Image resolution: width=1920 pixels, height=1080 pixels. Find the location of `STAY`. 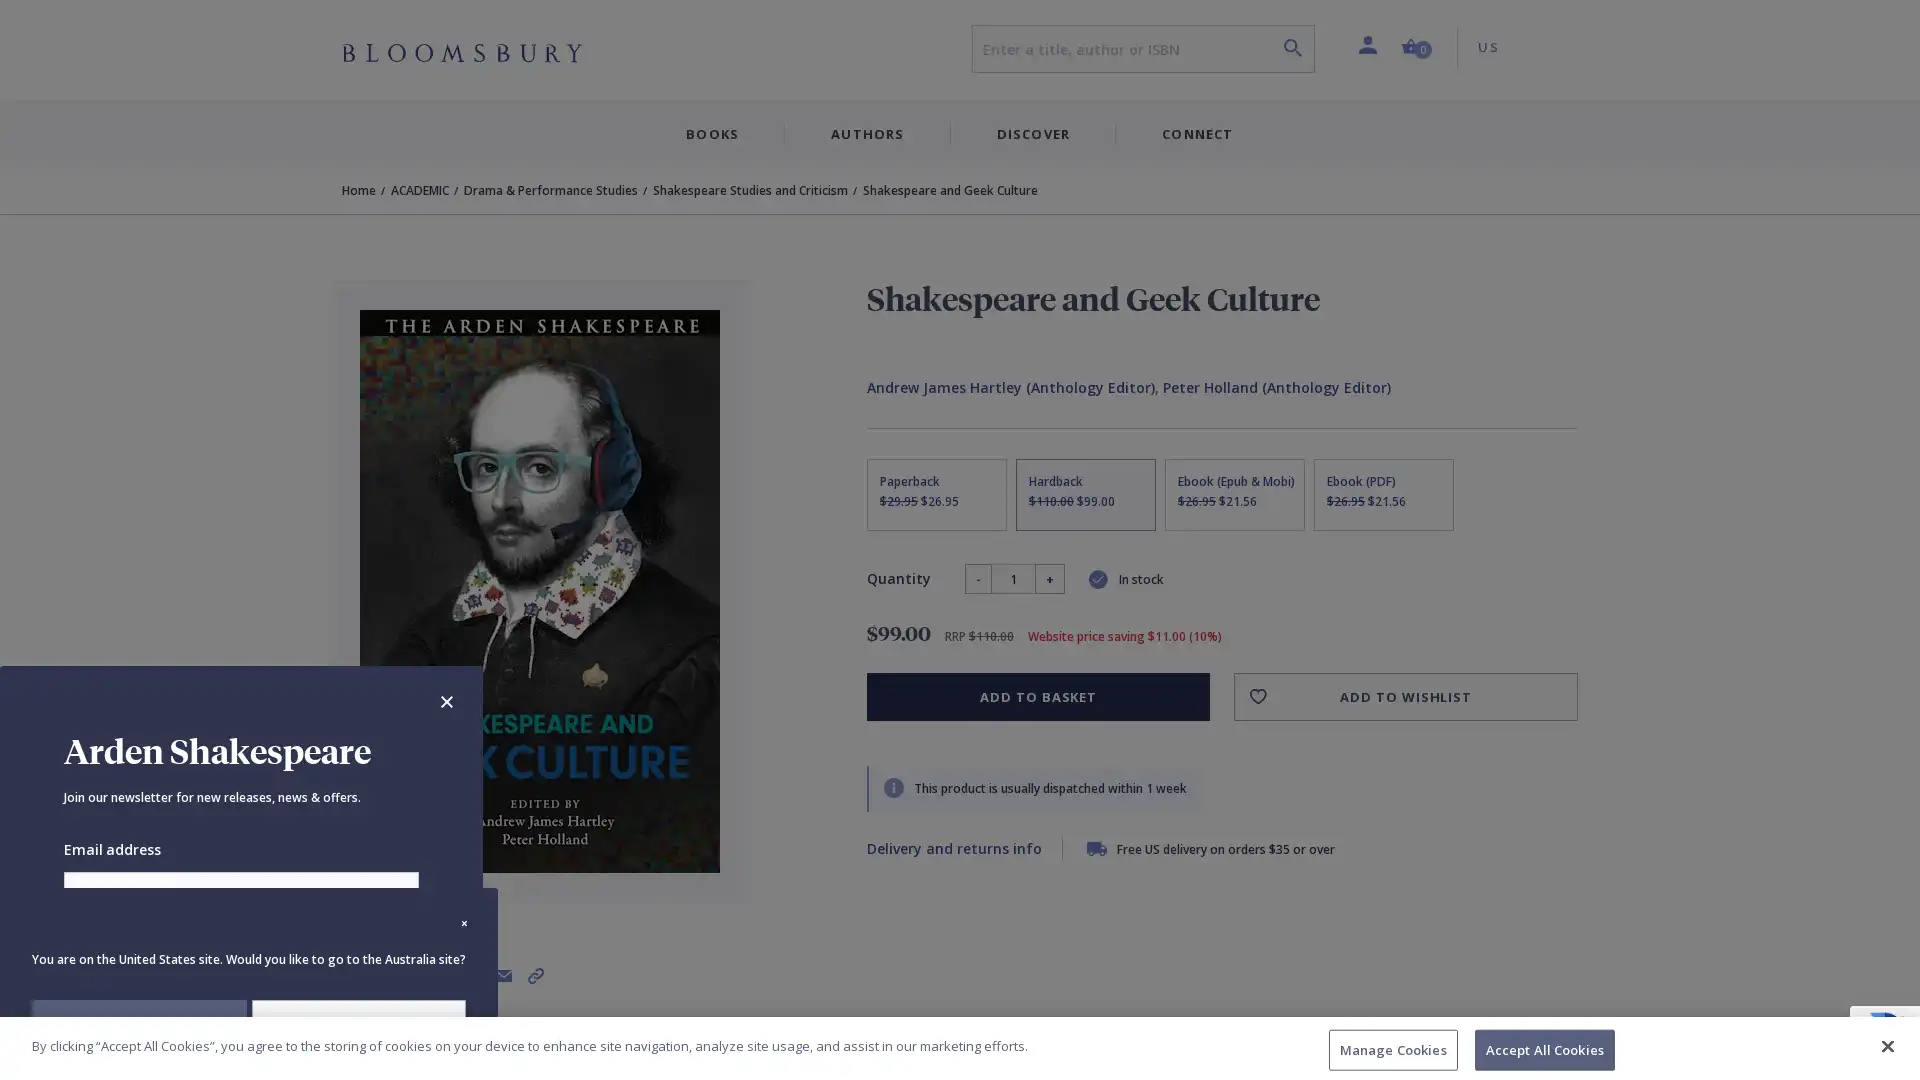

STAY is located at coordinates (138, 1023).